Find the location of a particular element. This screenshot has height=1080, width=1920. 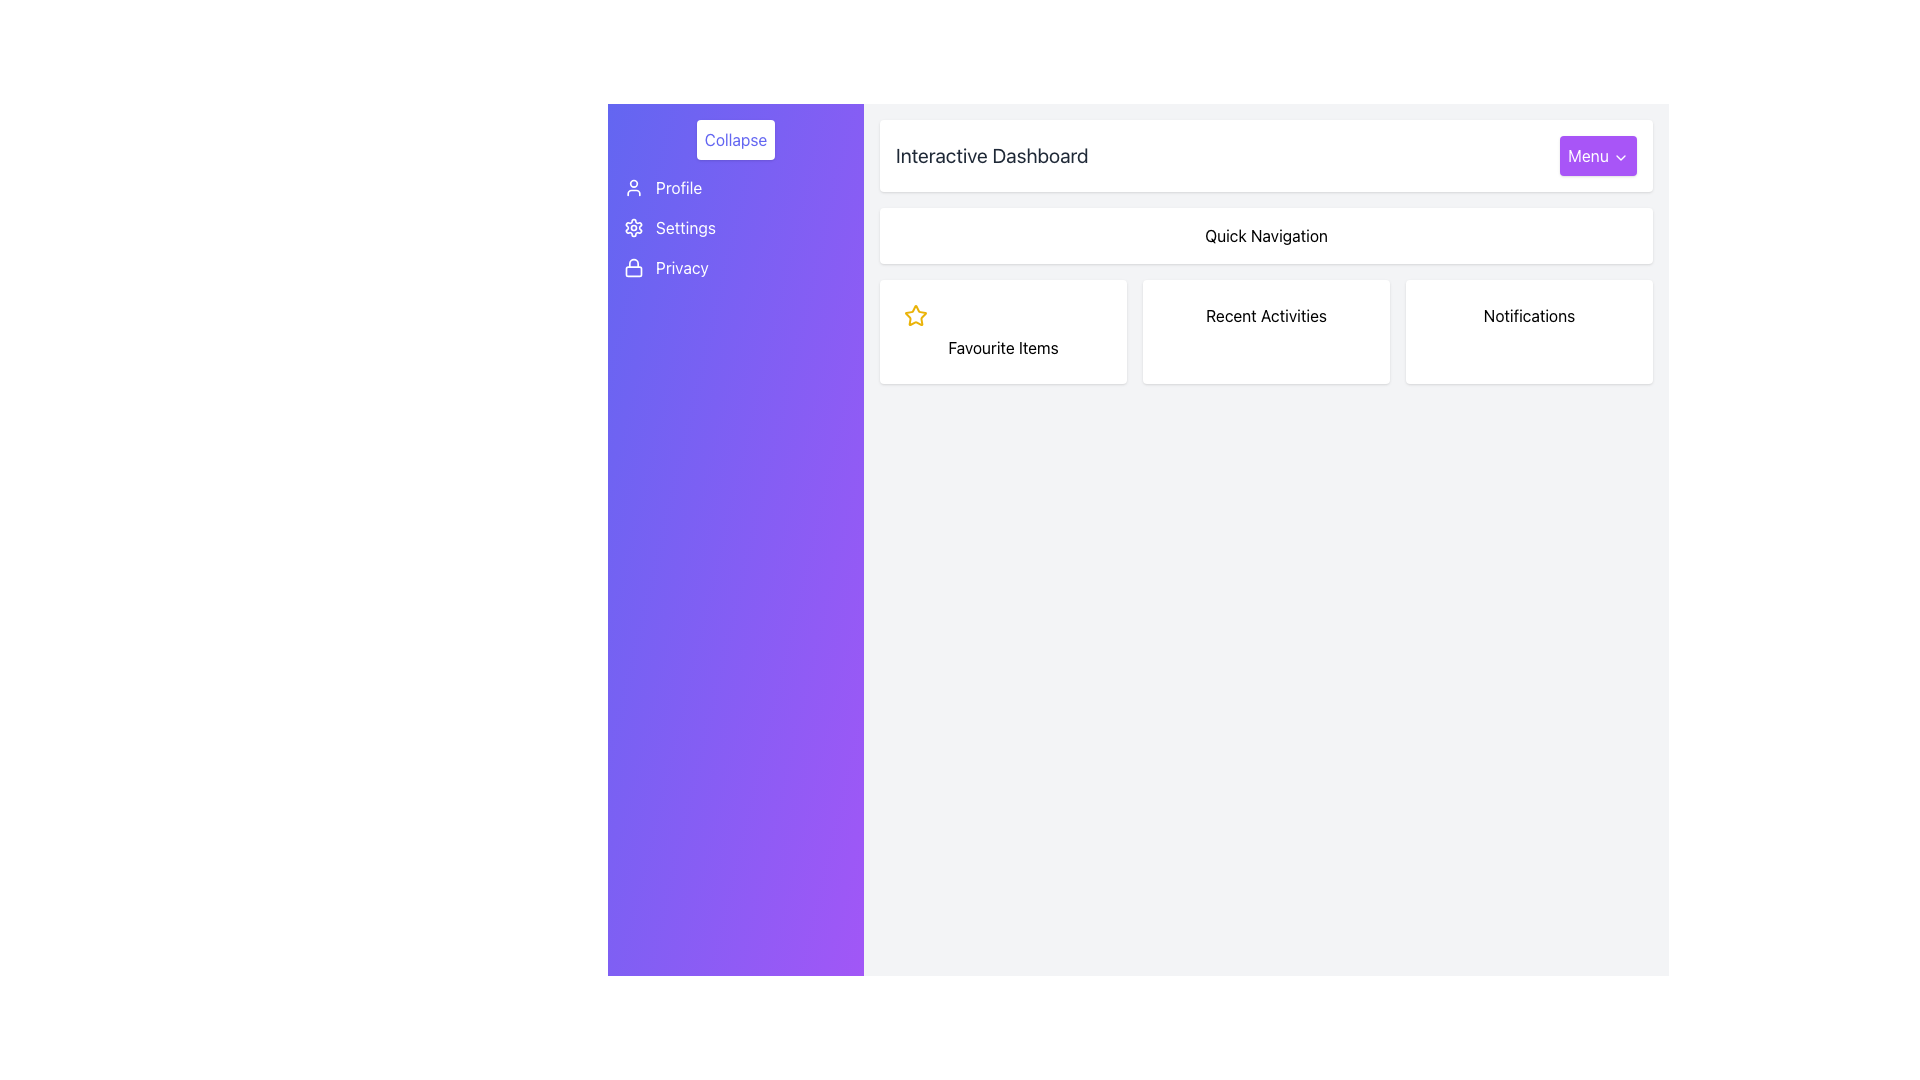

'Quick Navigation' label, which serves as a title for the section below, located beneath 'Interactive Dashboard' and above 'Favourite Items,' 'Recent Activities,' and 'Notifications.' is located at coordinates (1265, 234).